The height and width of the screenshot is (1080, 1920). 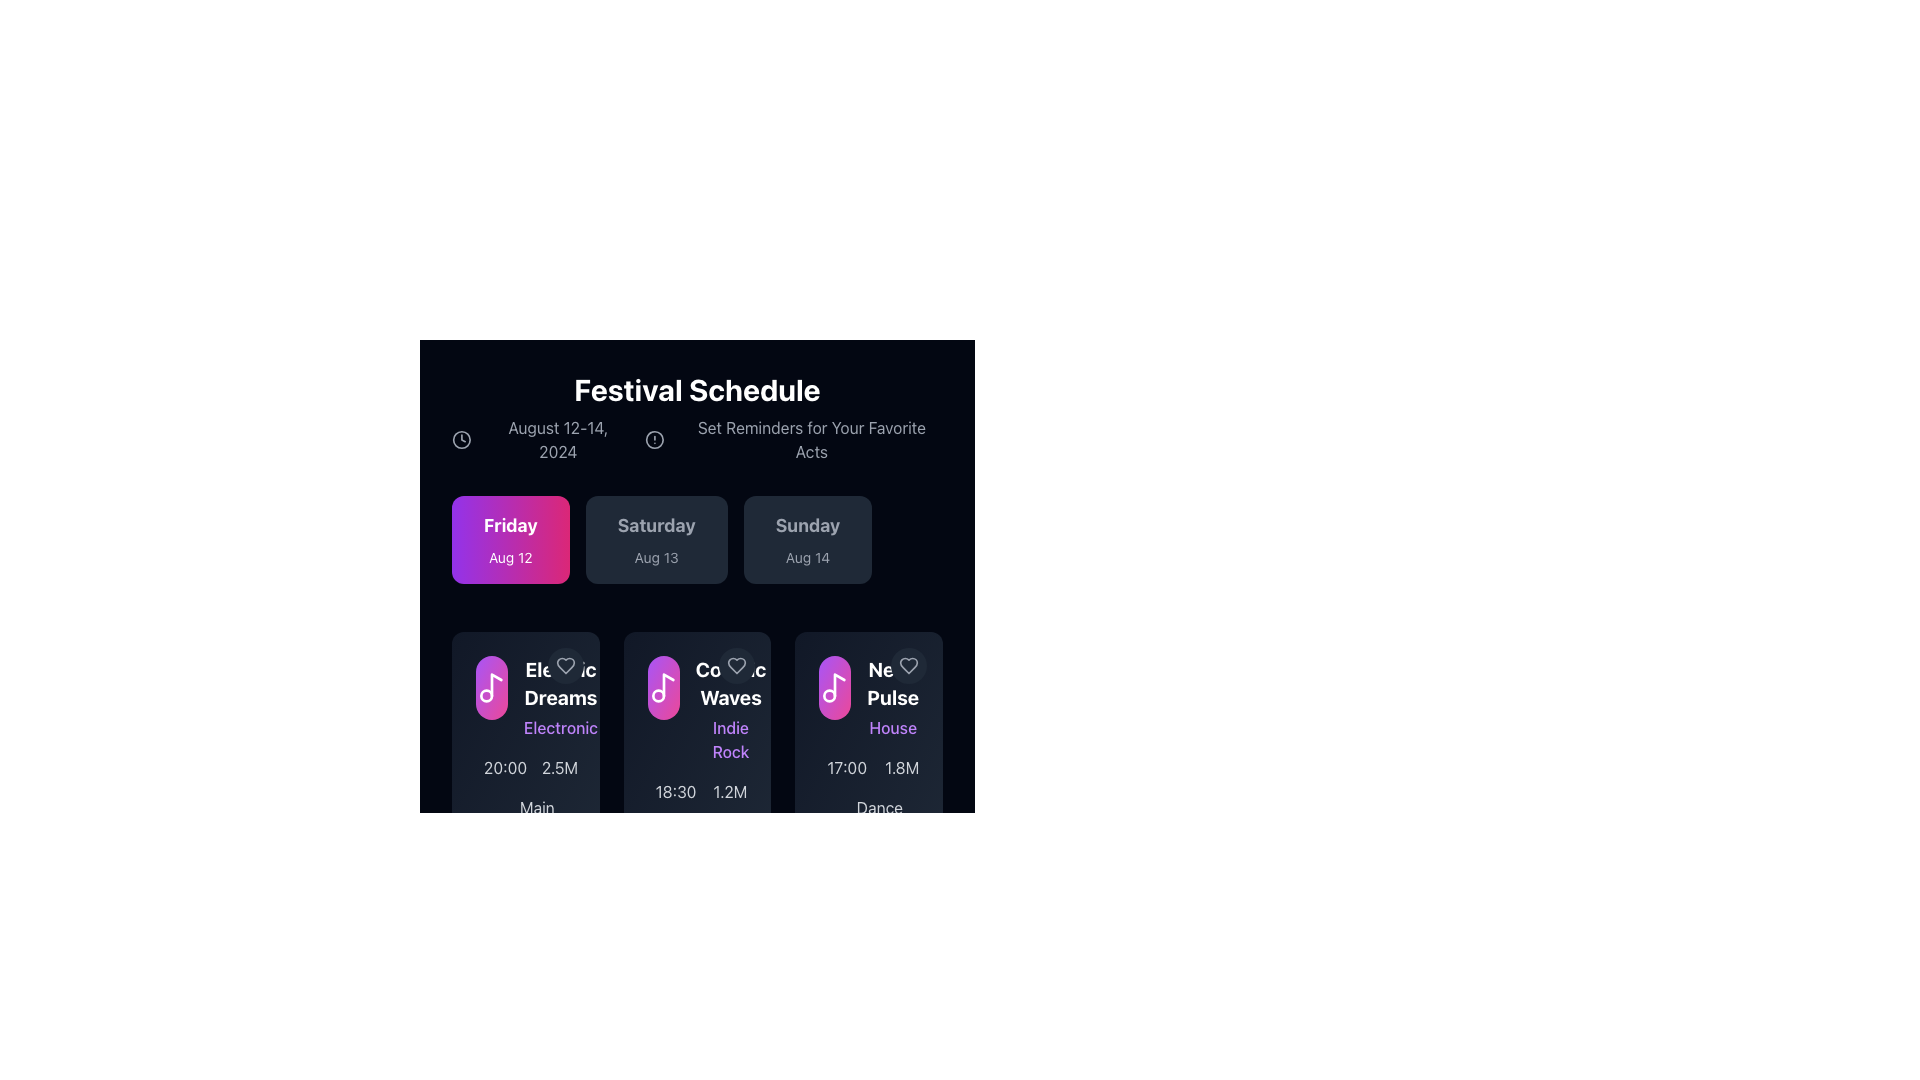 What do you see at coordinates (892, 728) in the screenshot?
I see `the static text label displaying 'House' located within the 'Neon Pulse' card in the festival schedule interface to trigger any potential tooltip or visual effect` at bounding box center [892, 728].